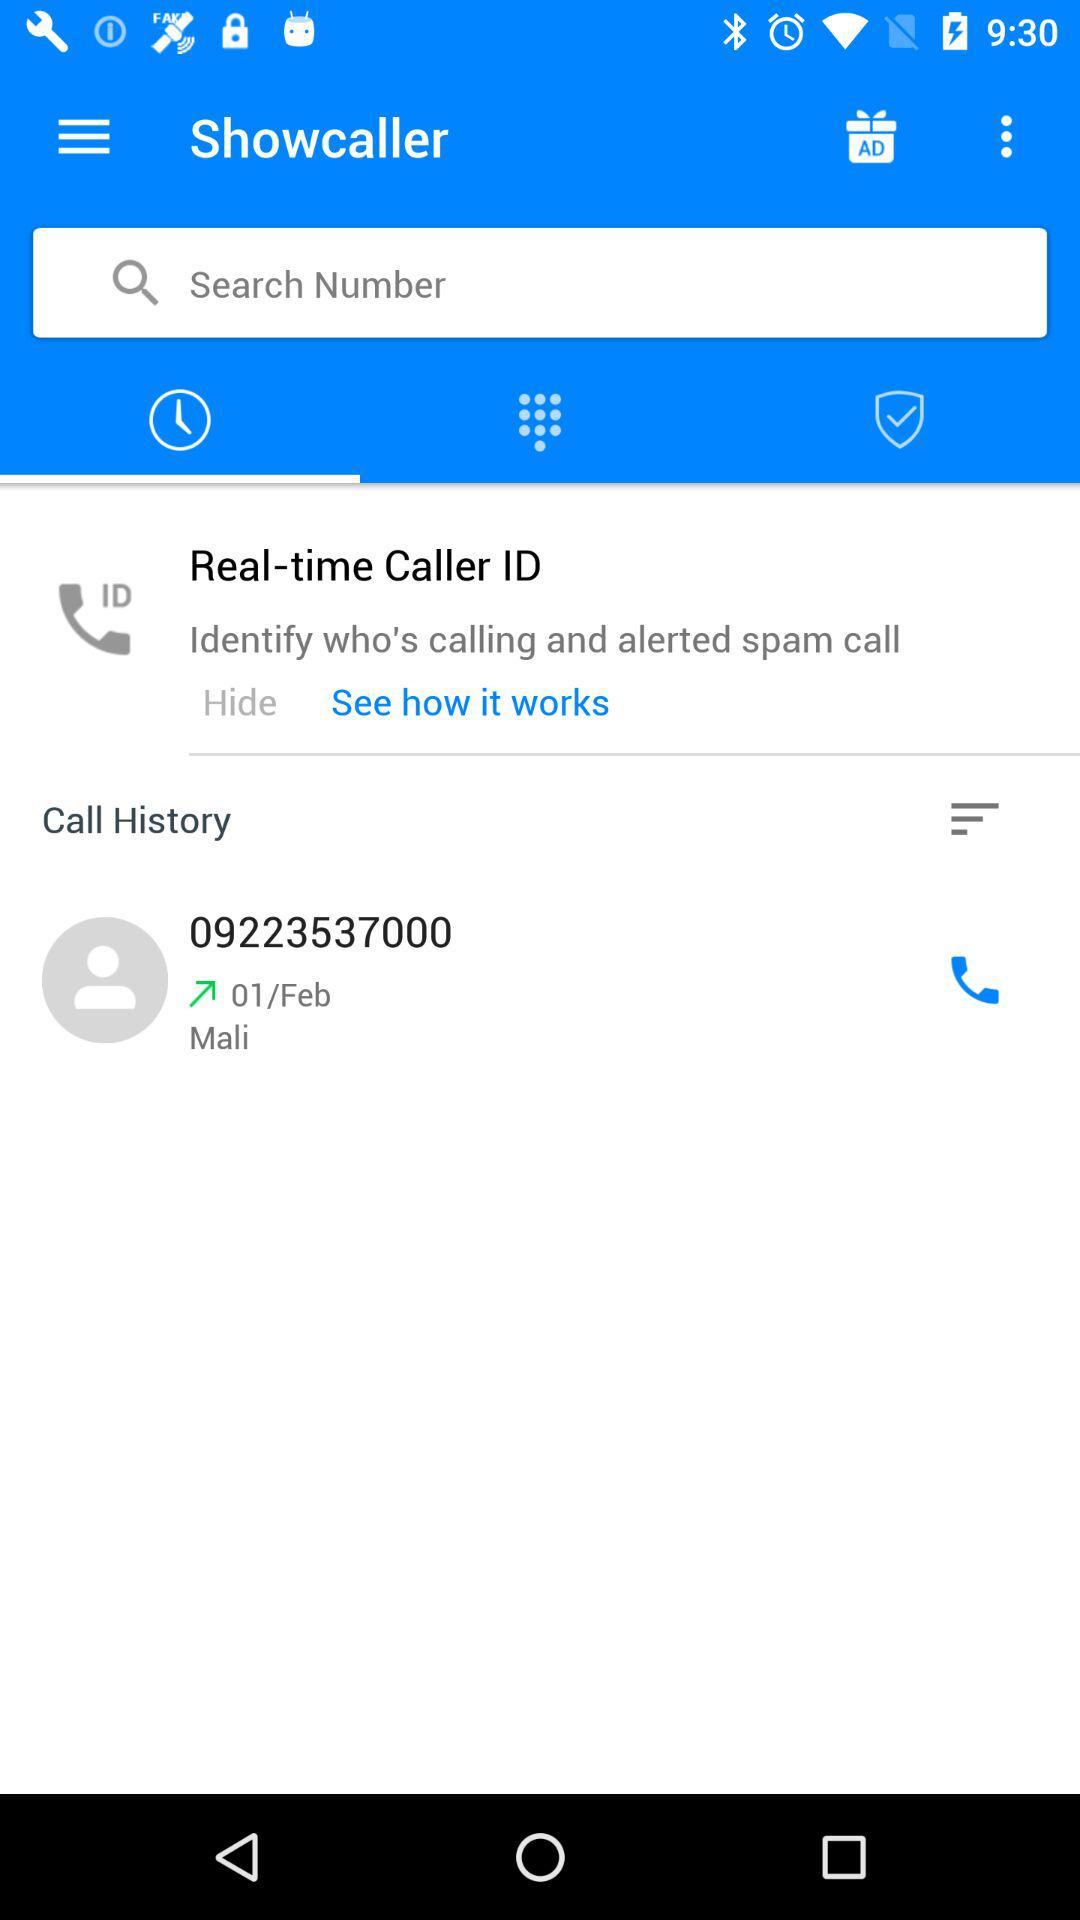 This screenshot has height=1920, width=1080. Describe the element at coordinates (238, 701) in the screenshot. I see `the hide icon` at that location.